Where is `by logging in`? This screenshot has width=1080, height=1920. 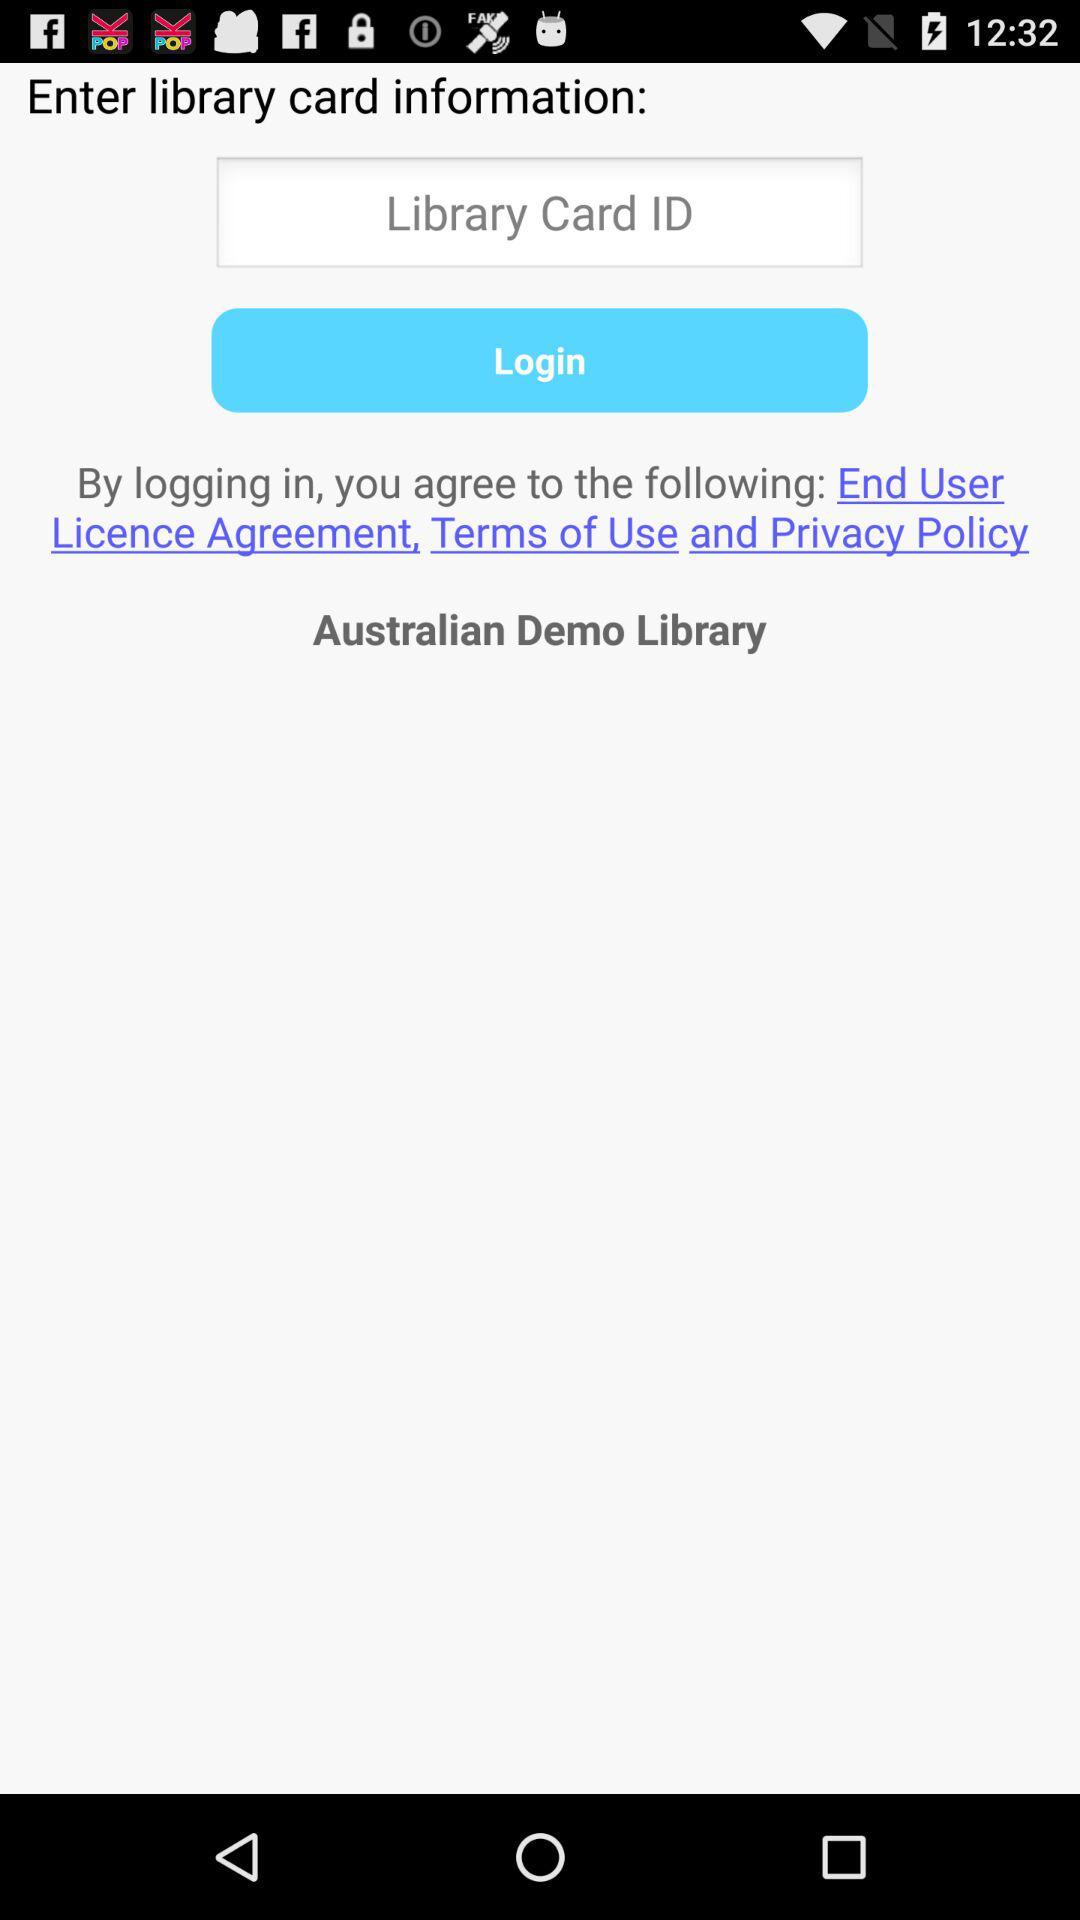
by logging in is located at coordinates (540, 506).